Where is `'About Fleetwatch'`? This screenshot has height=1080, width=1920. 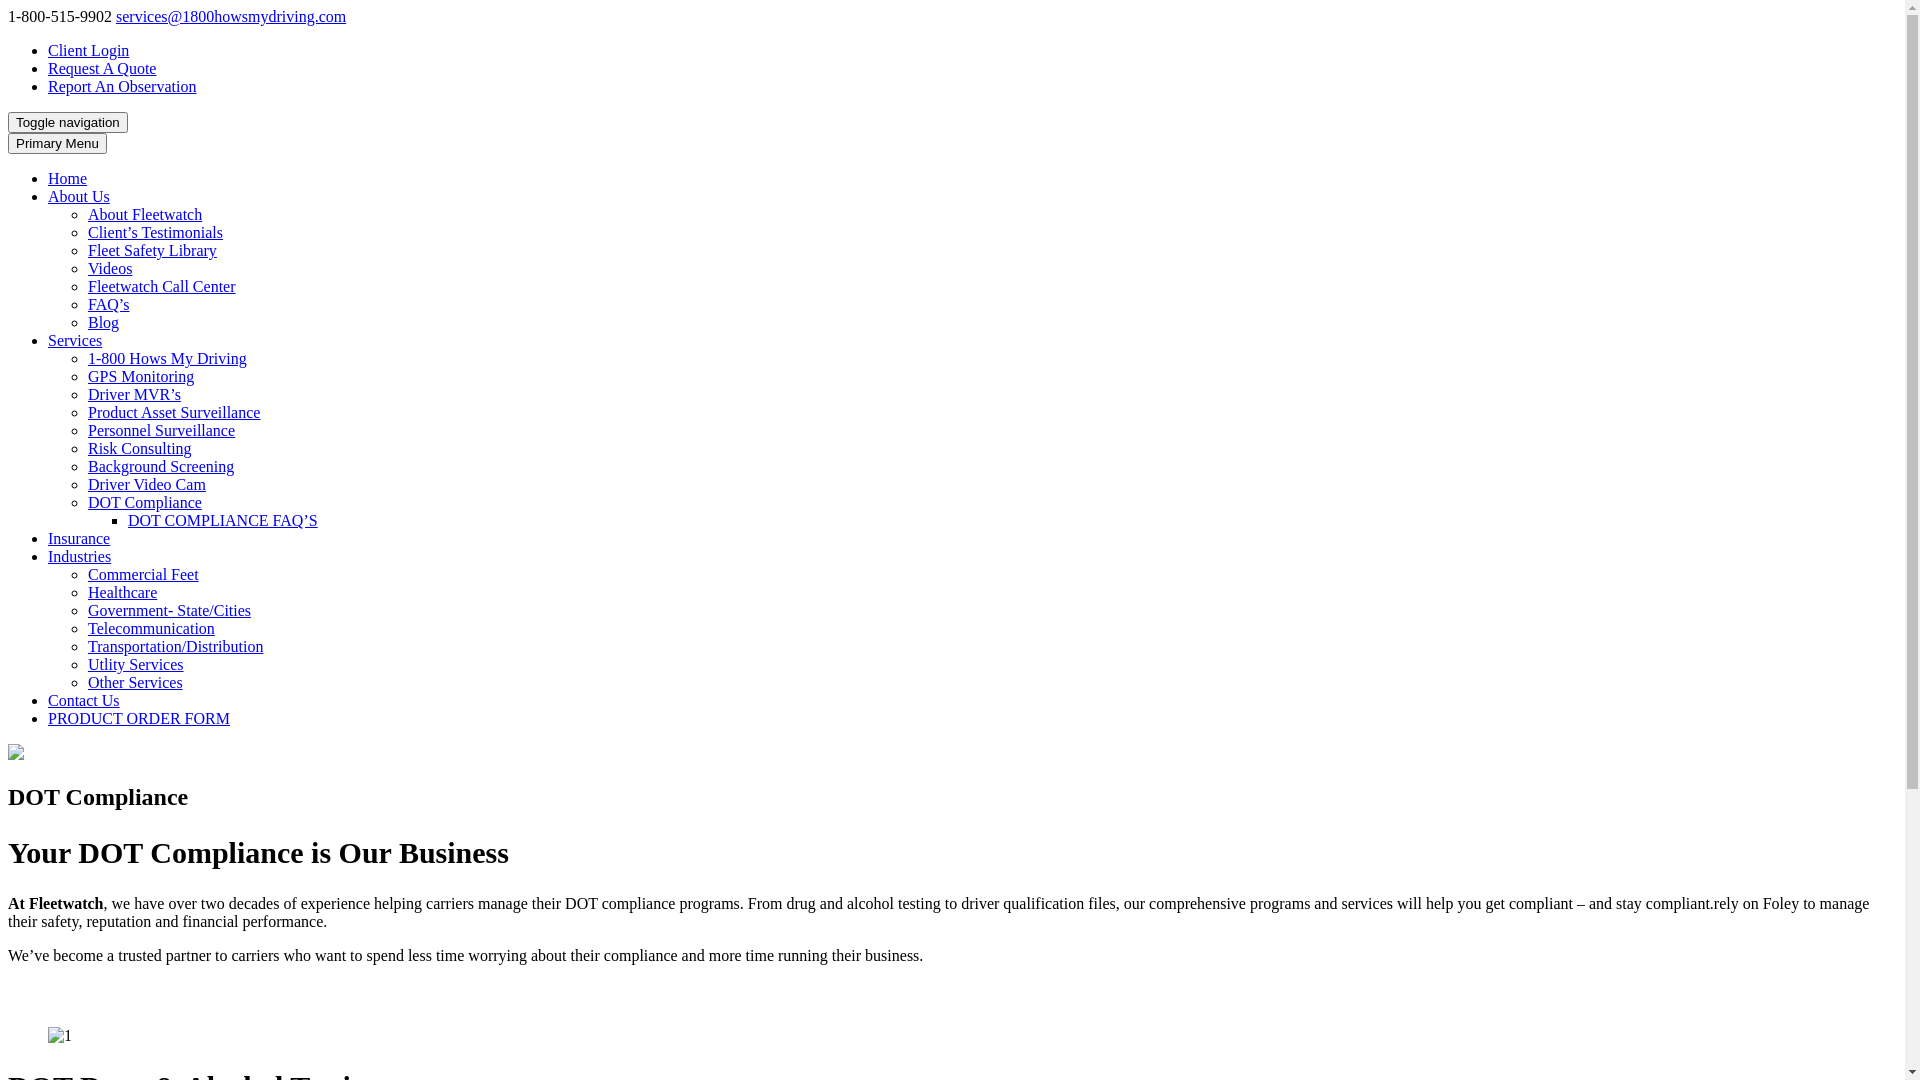
'About Fleetwatch' is located at coordinates (143, 214).